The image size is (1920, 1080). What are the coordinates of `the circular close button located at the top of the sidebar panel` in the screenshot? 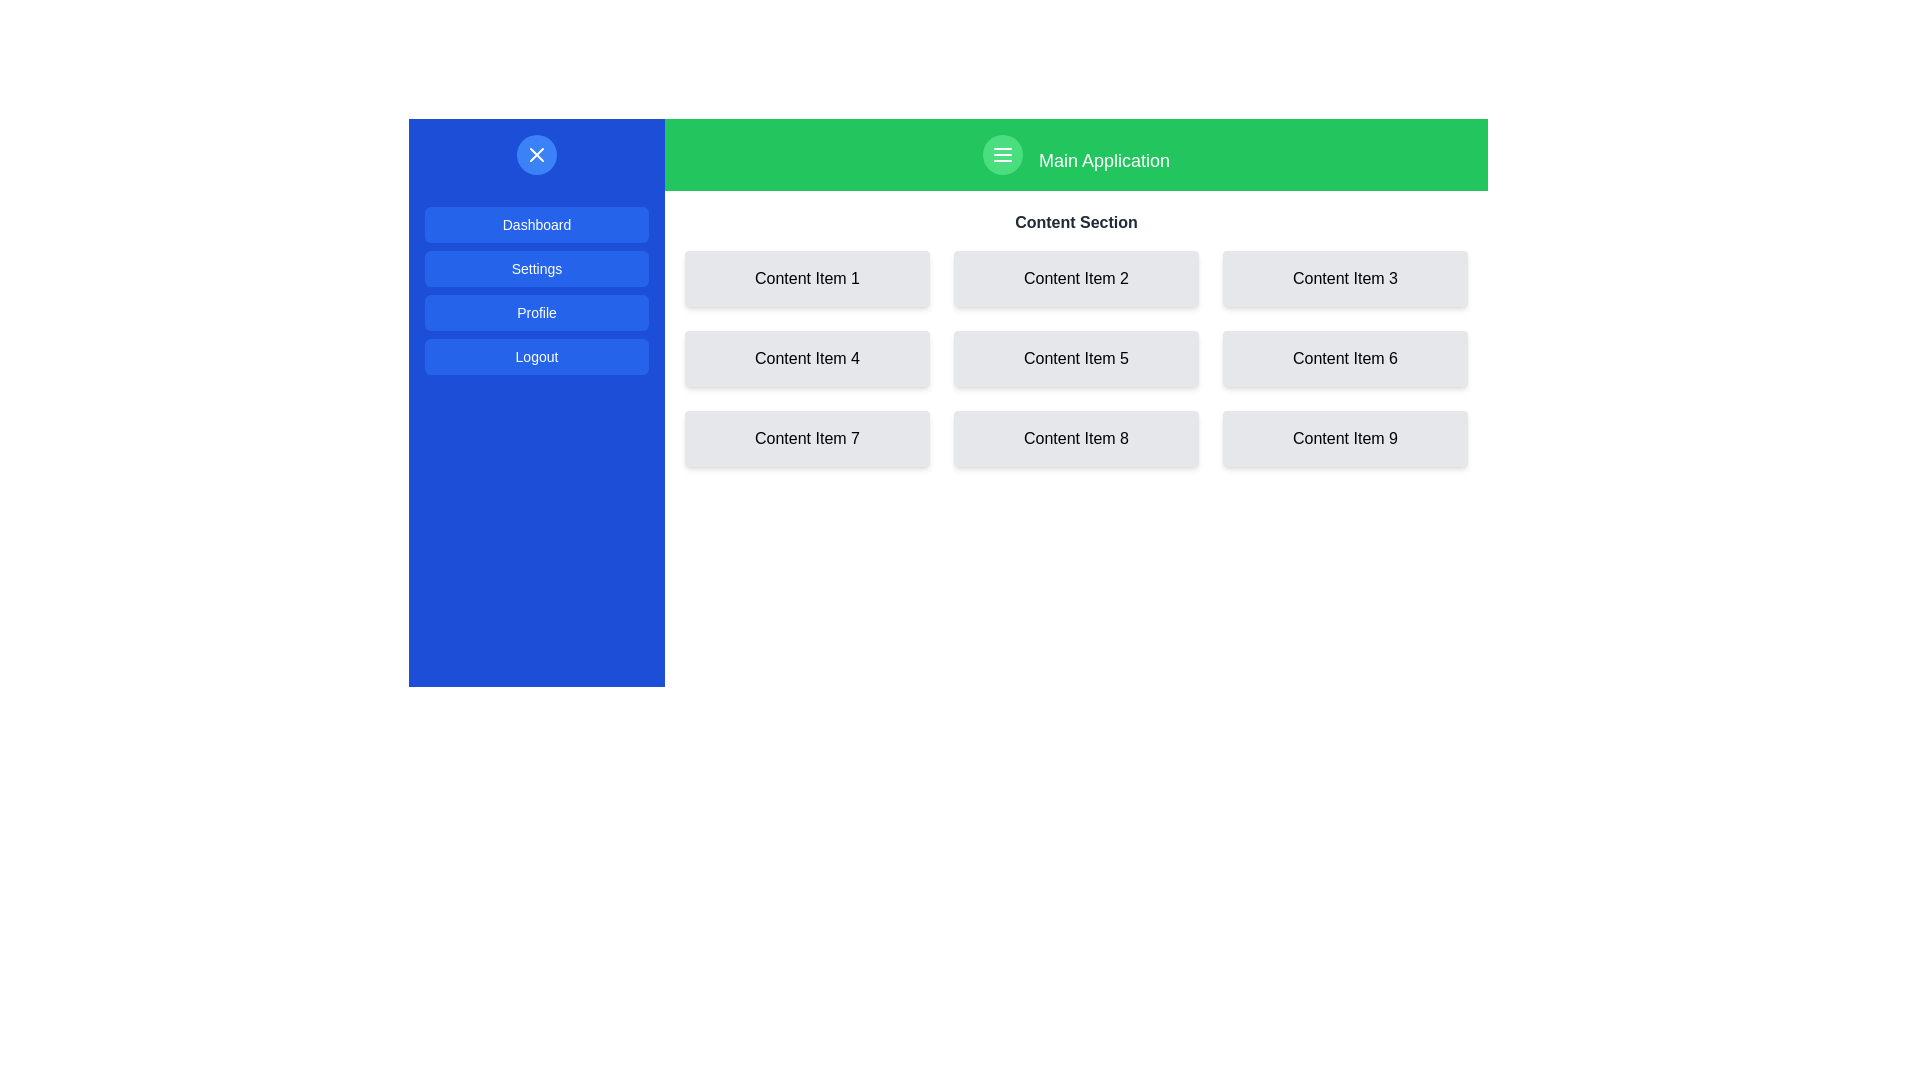 It's located at (537, 153).